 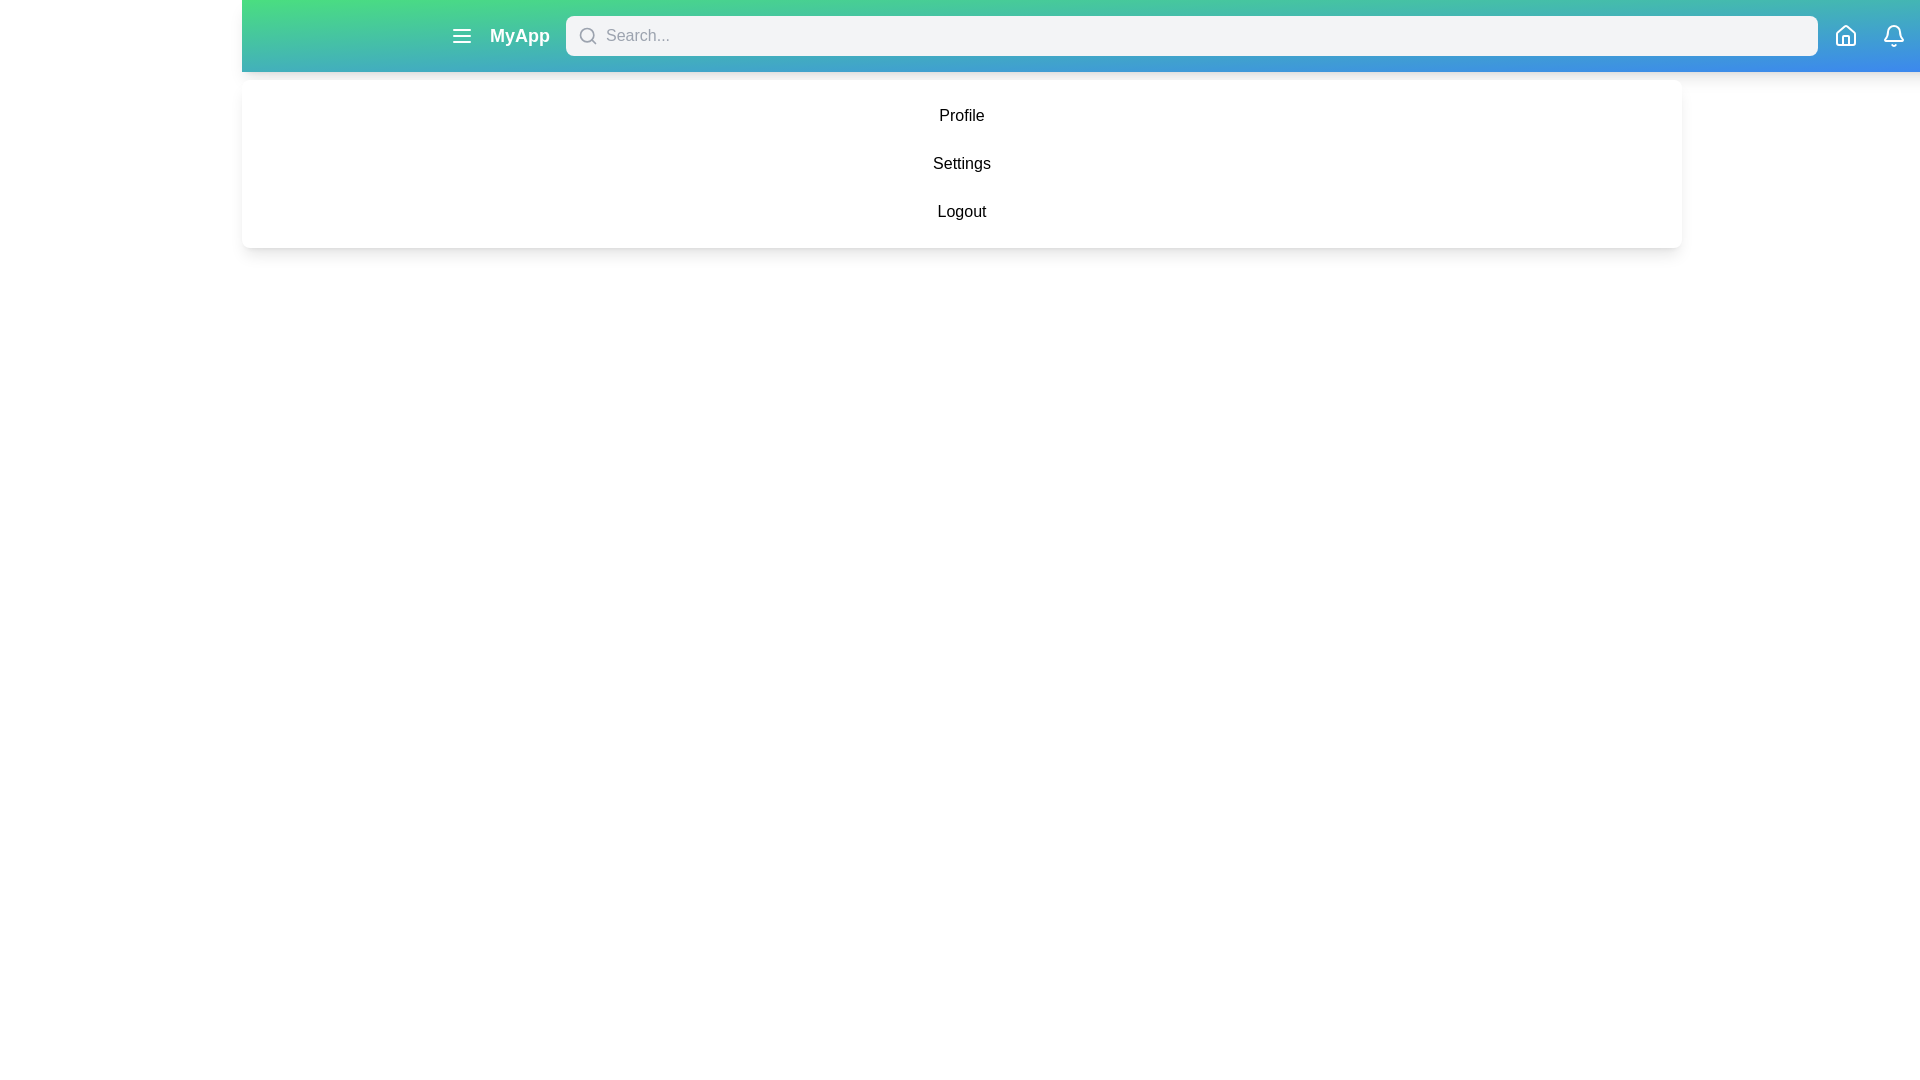 I want to click on the leftmost home navigation icon in the top-right corner of the interface, so click(x=1845, y=35).